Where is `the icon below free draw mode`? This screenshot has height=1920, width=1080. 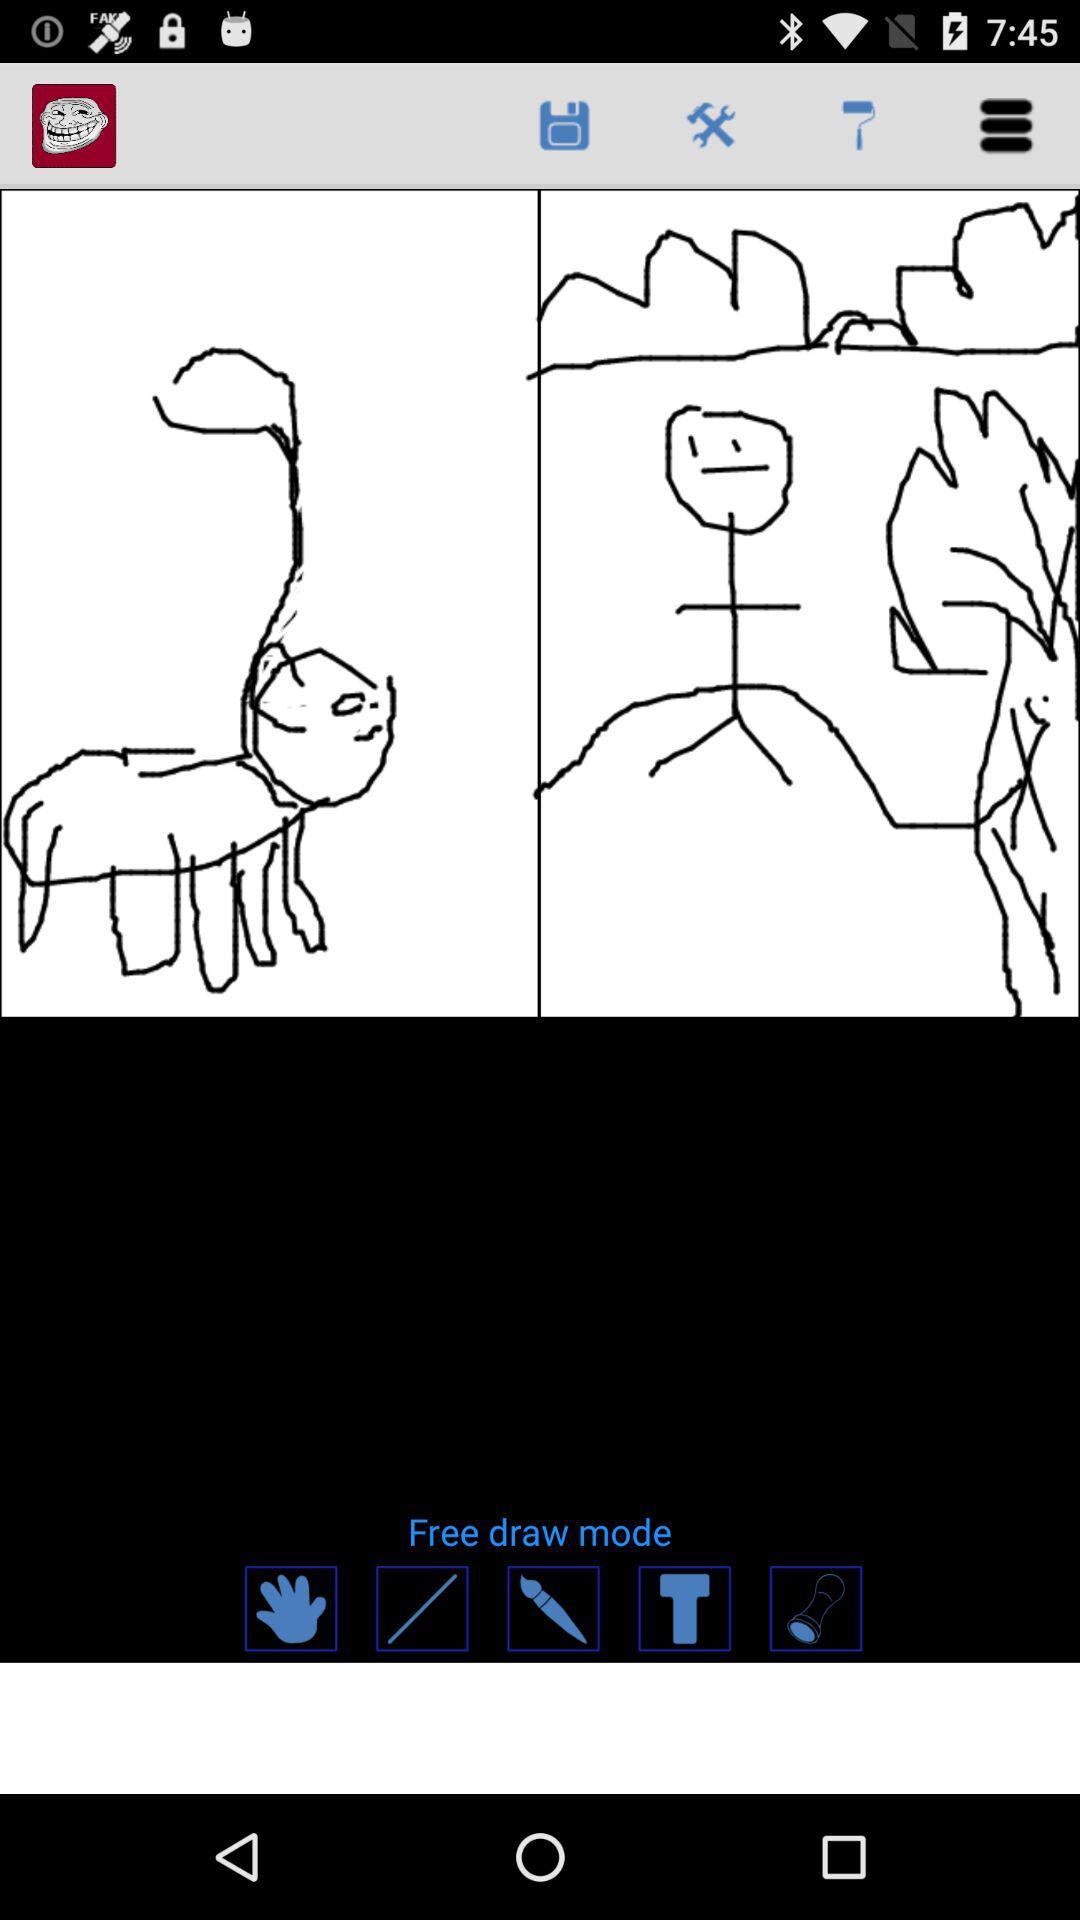 the icon below free draw mode is located at coordinates (552, 1608).